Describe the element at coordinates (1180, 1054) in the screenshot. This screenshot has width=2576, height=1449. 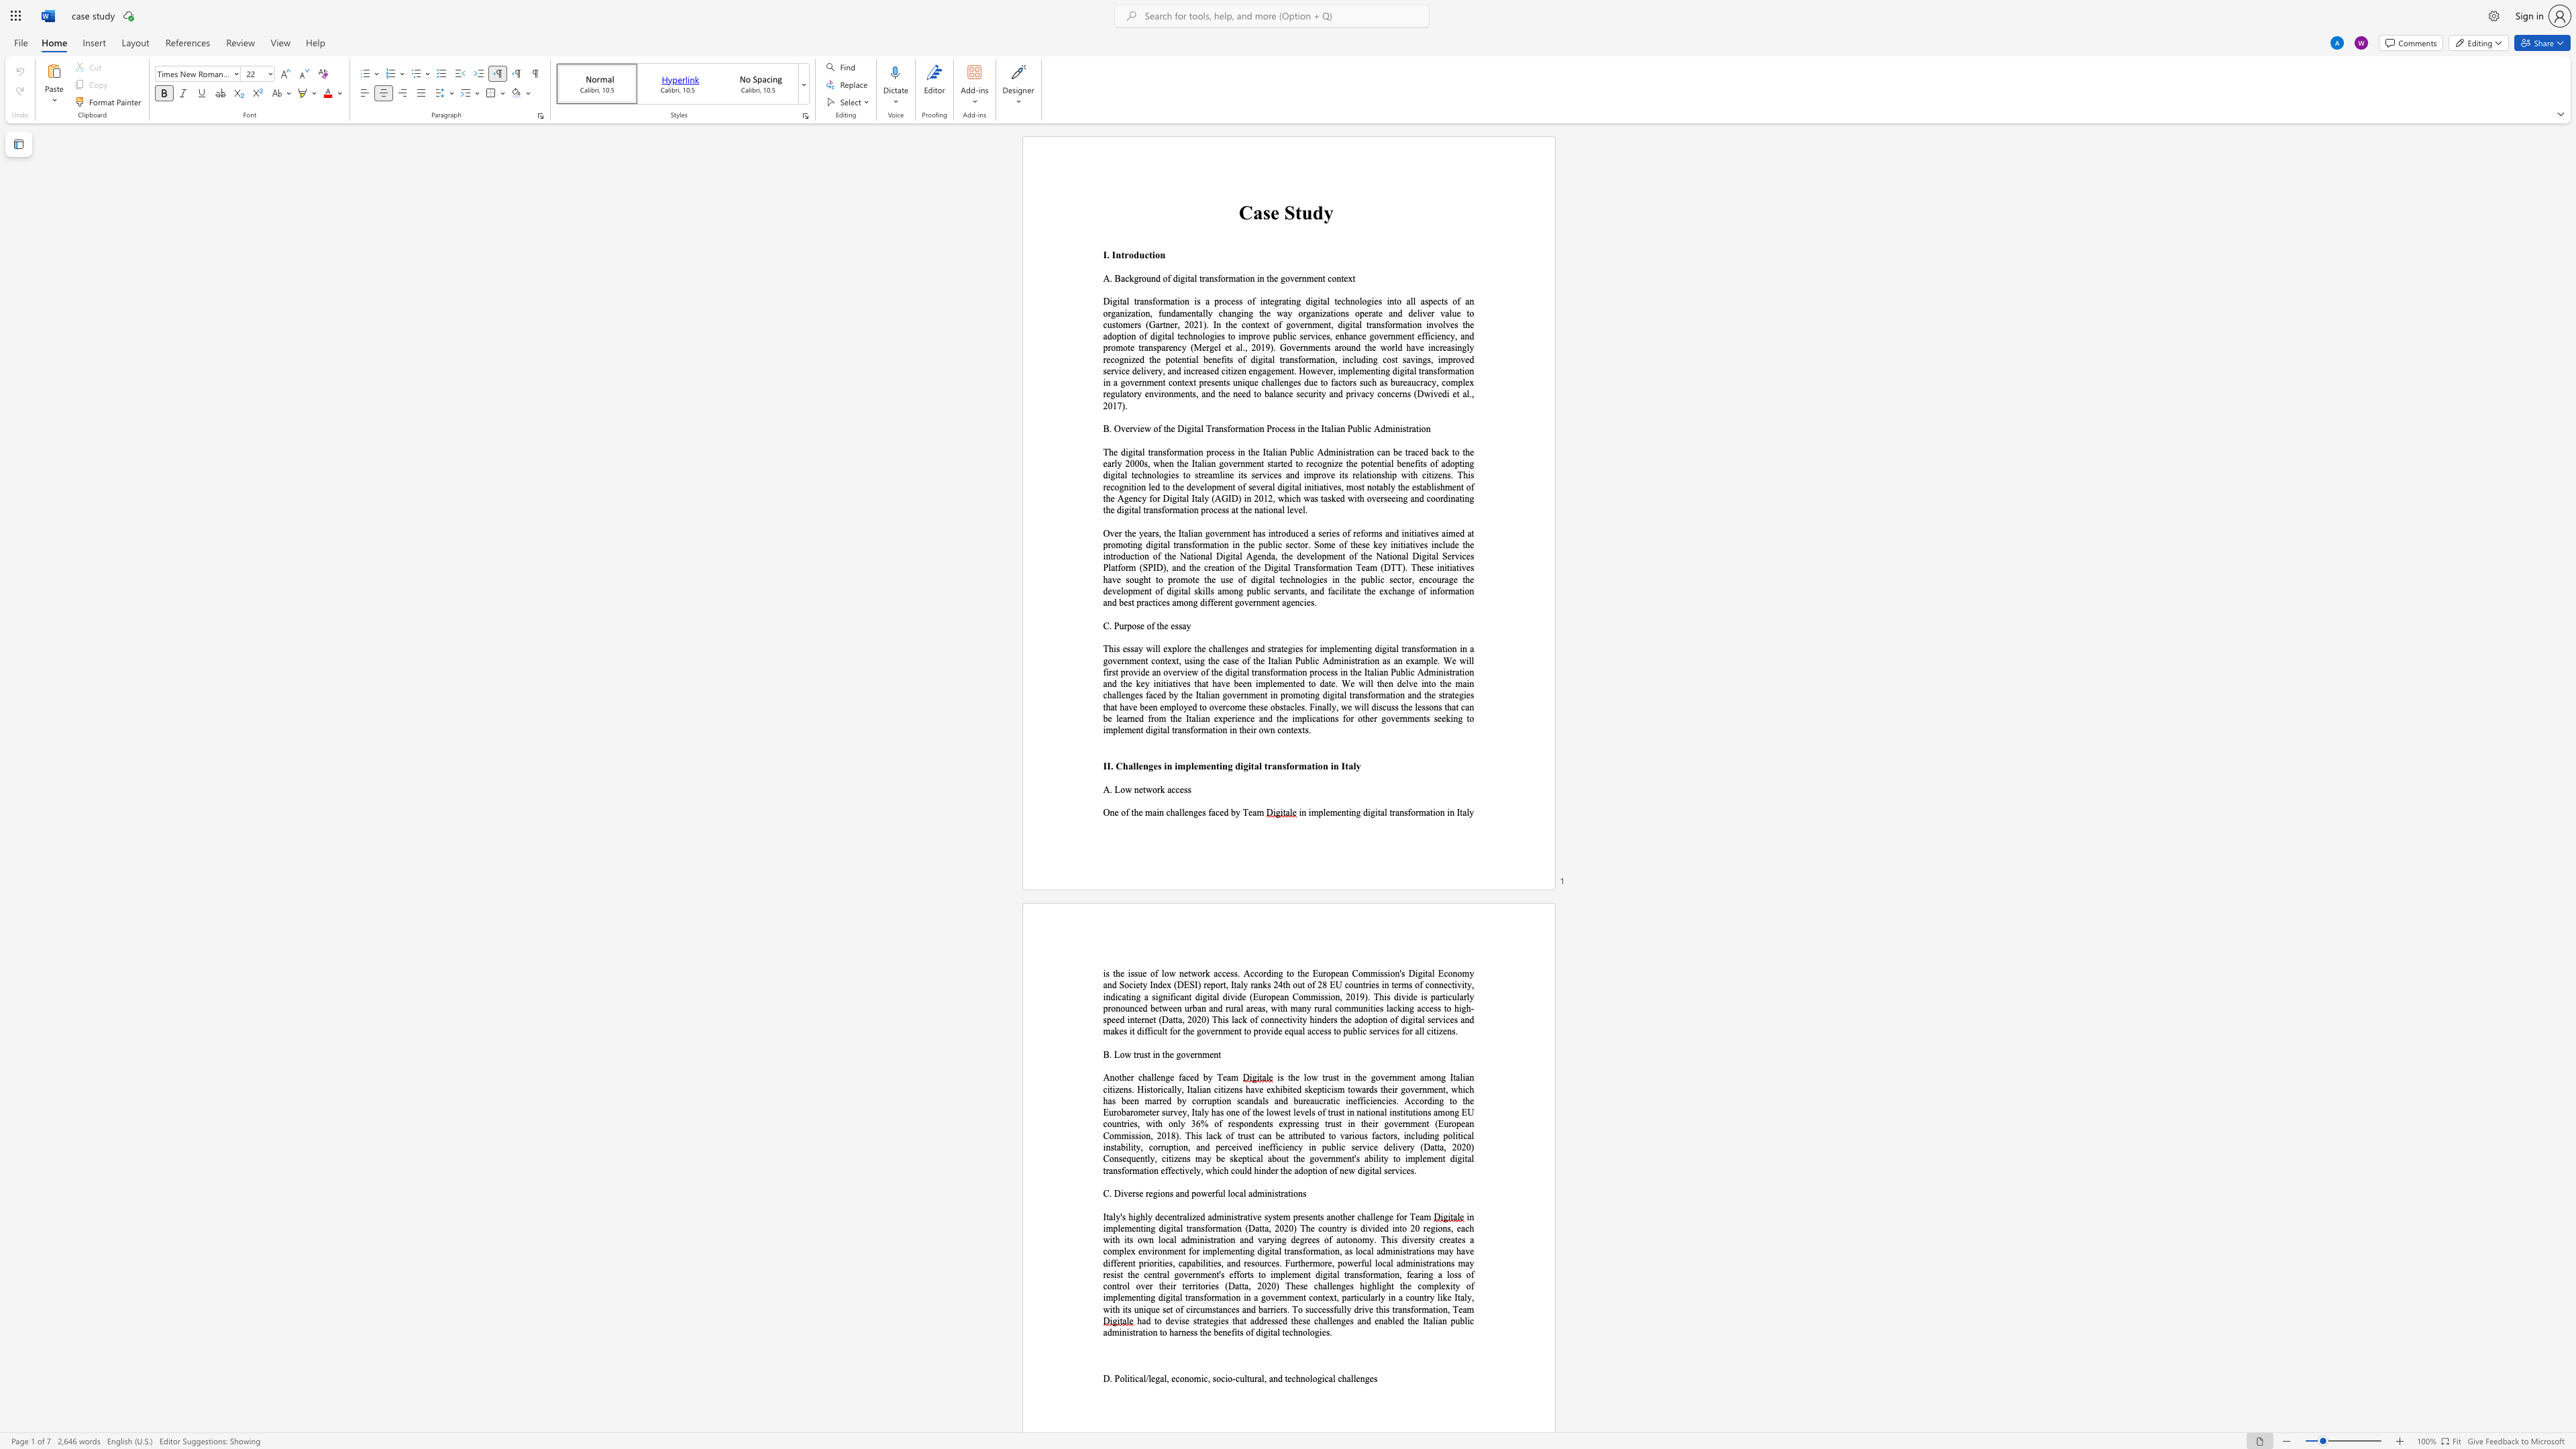
I see `the subset text "ov" within the text "B. Low trust in the government"` at that location.